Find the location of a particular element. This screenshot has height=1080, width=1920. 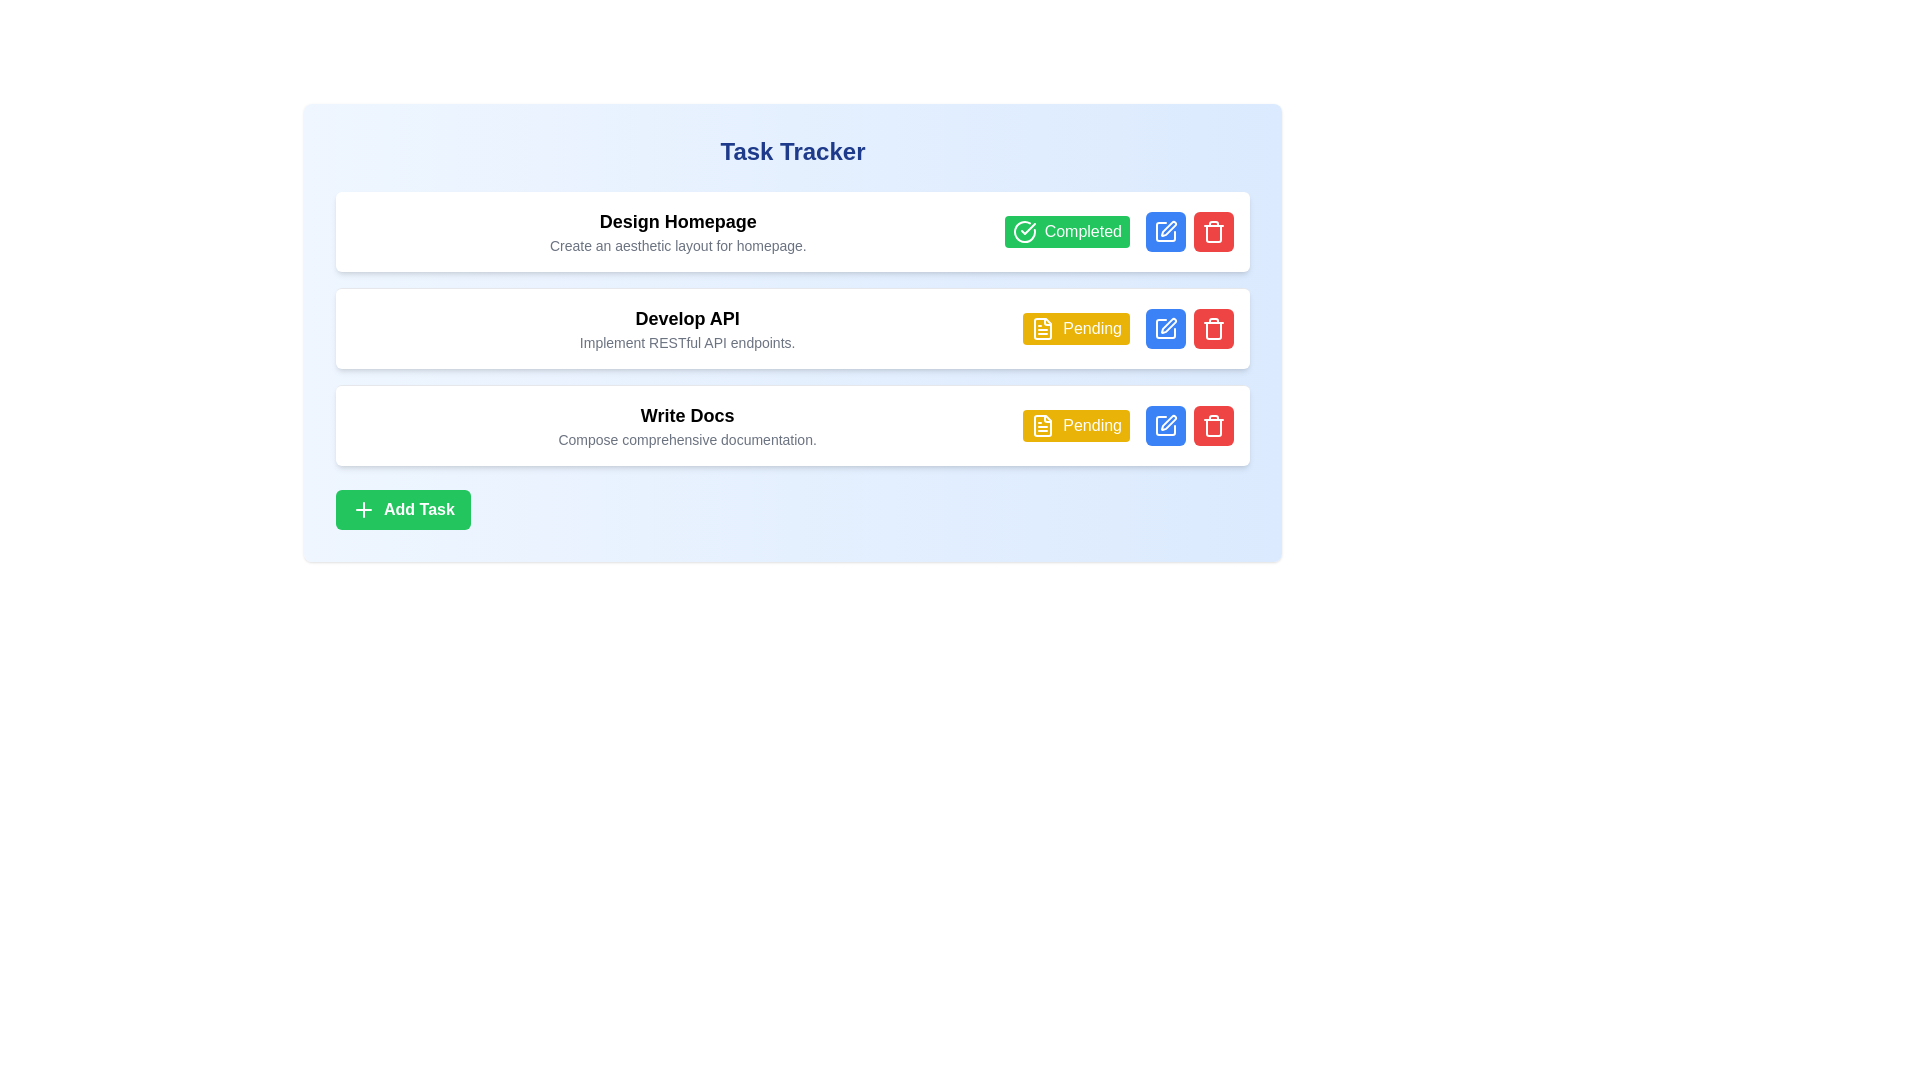

the red delete button with a trash can icon is located at coordinates (1213, 327).